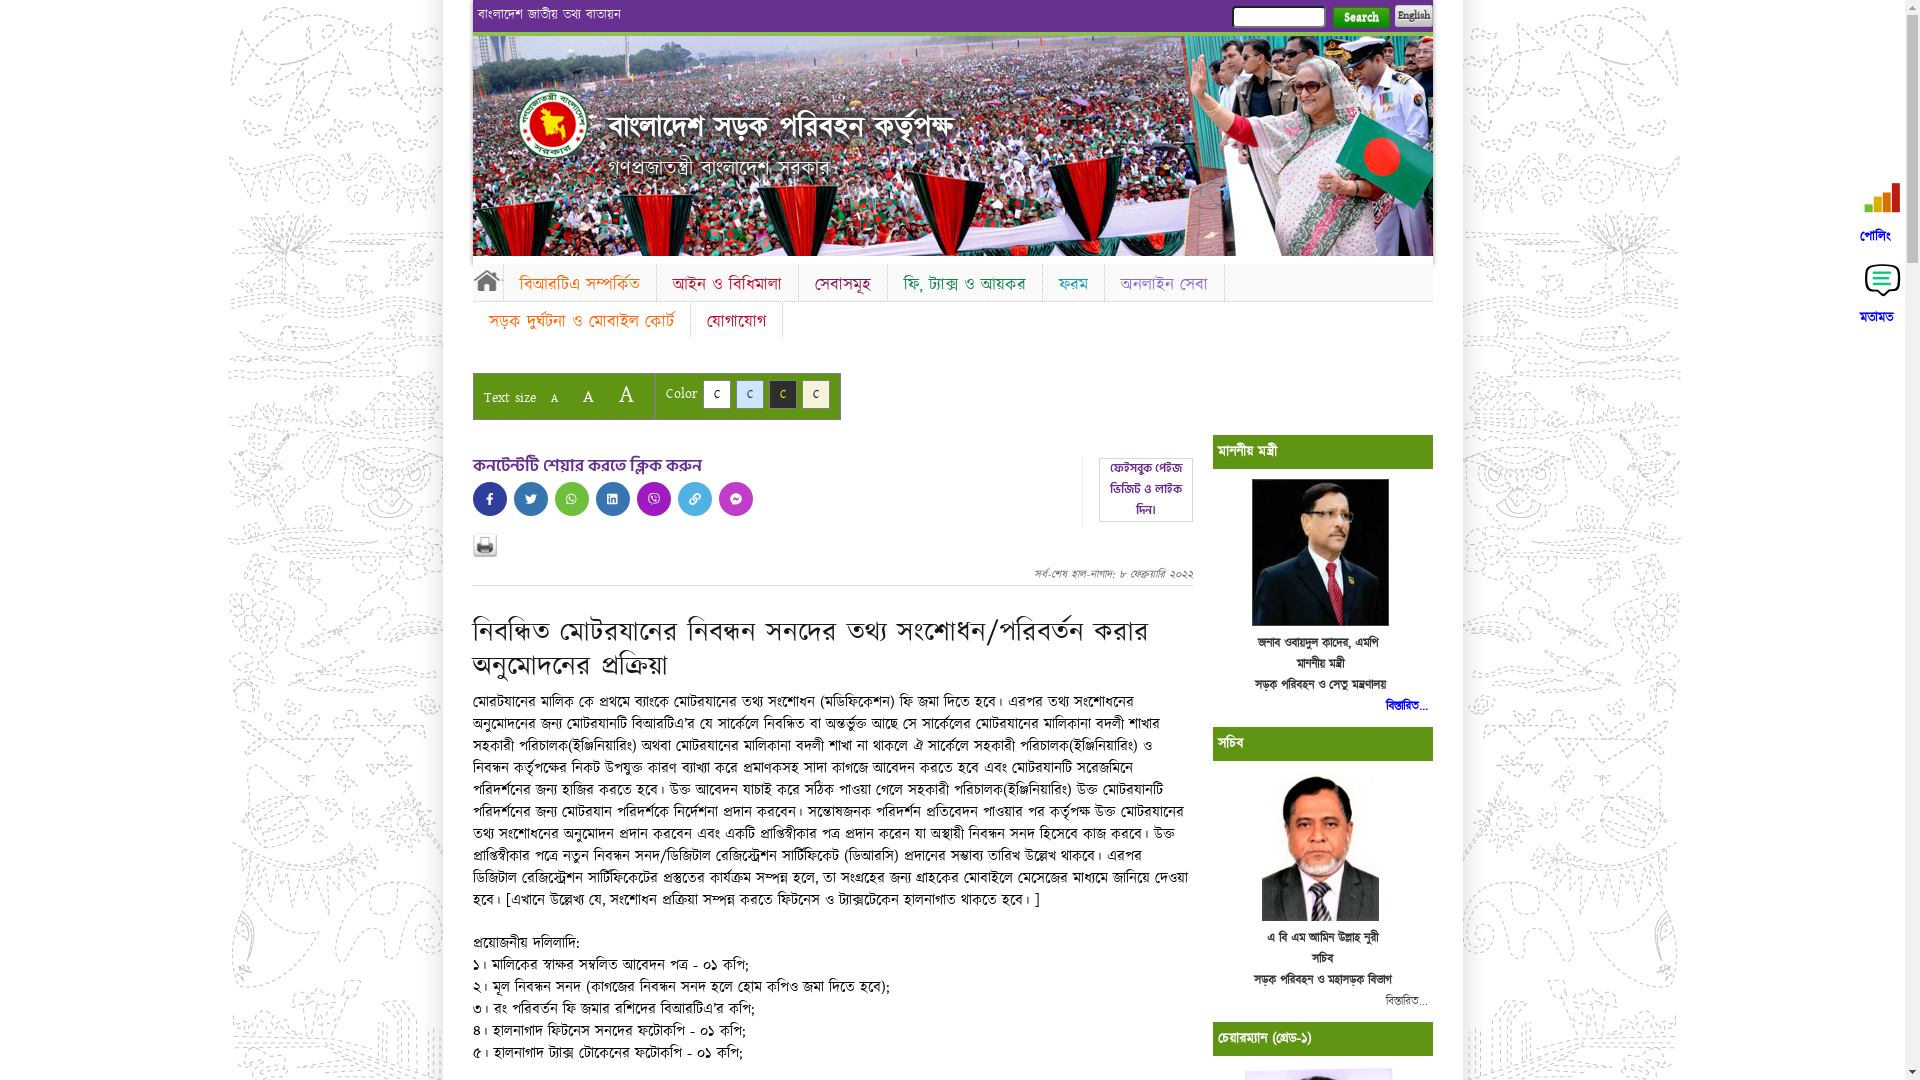 The height and width of the screenshot is (1080, 1920). Describe the element at coordinates (748, 394) in the screenshot. I see `'C'` at that location.